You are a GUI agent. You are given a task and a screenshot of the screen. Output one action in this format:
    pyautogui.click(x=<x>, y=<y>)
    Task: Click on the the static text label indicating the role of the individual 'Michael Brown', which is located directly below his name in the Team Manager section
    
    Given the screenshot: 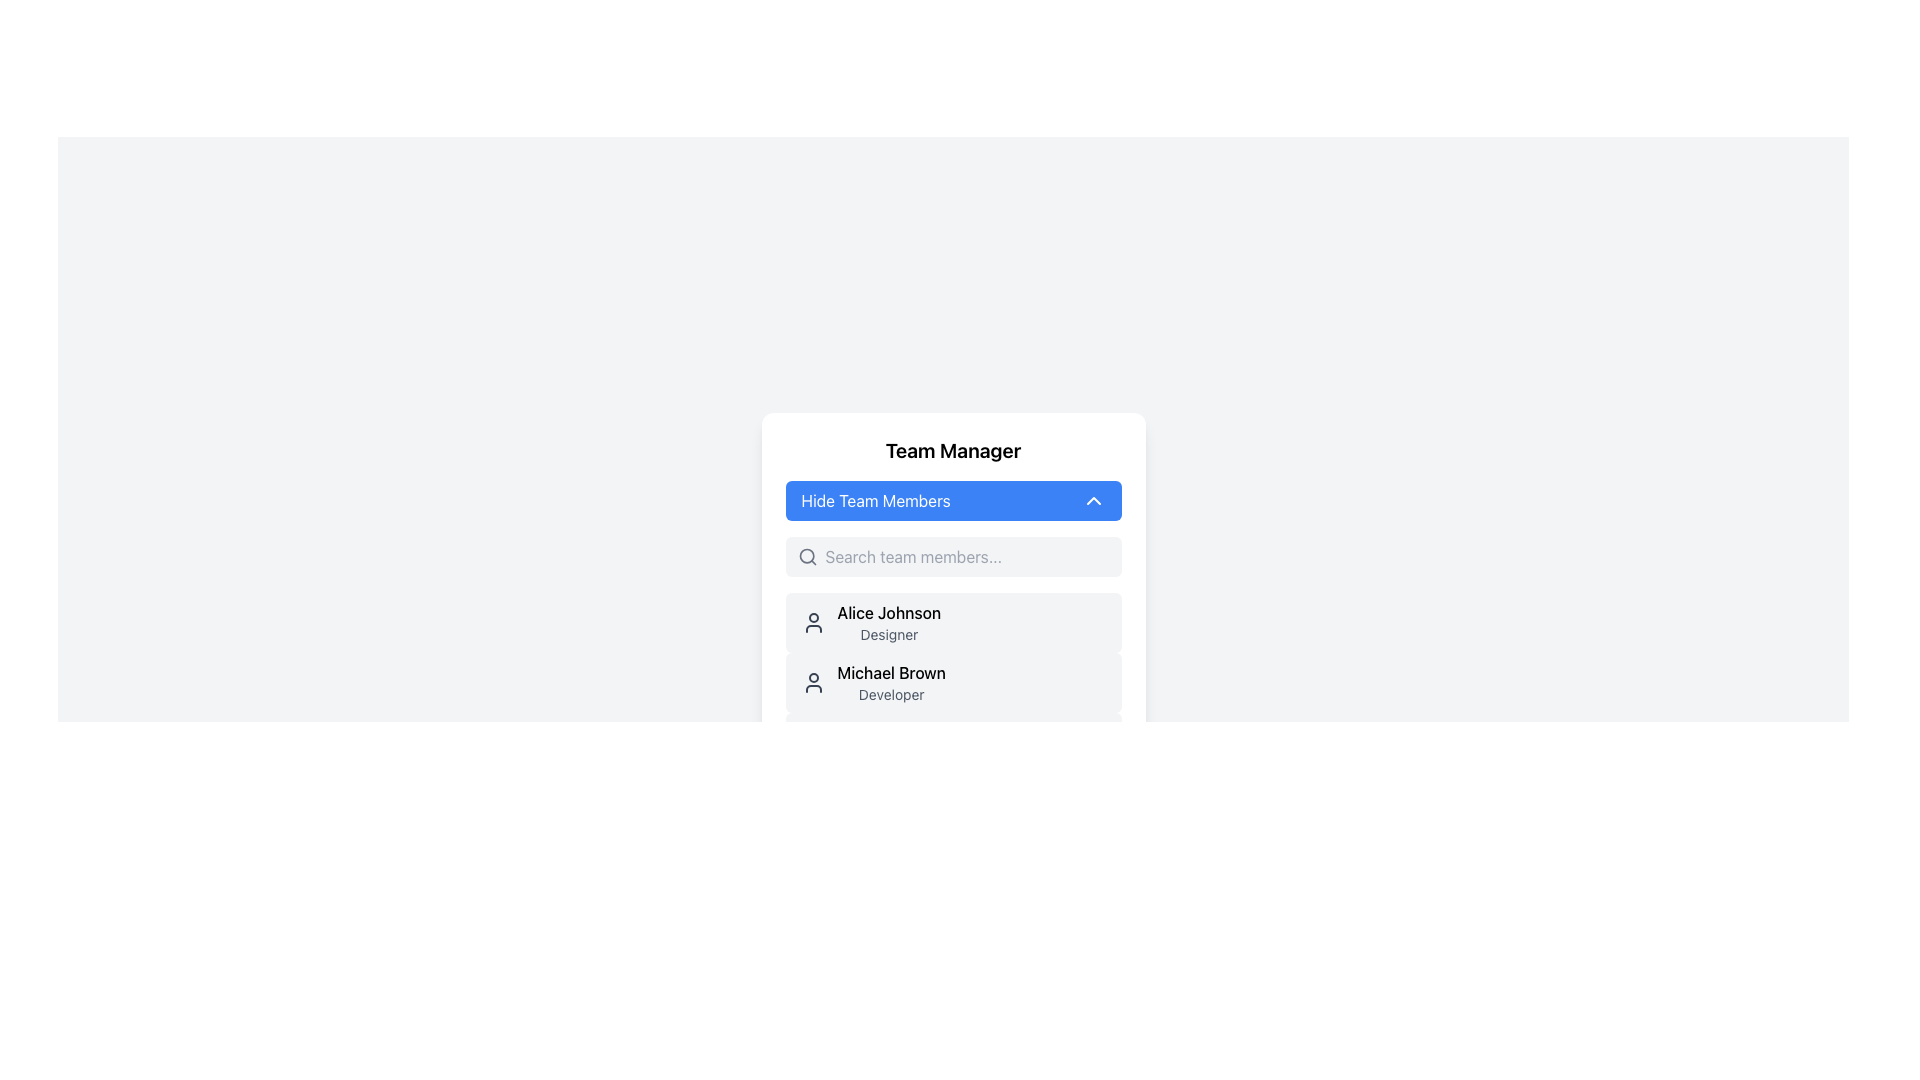 What is the action you would take?
    pyautogui.click(x=890, y=693)
    